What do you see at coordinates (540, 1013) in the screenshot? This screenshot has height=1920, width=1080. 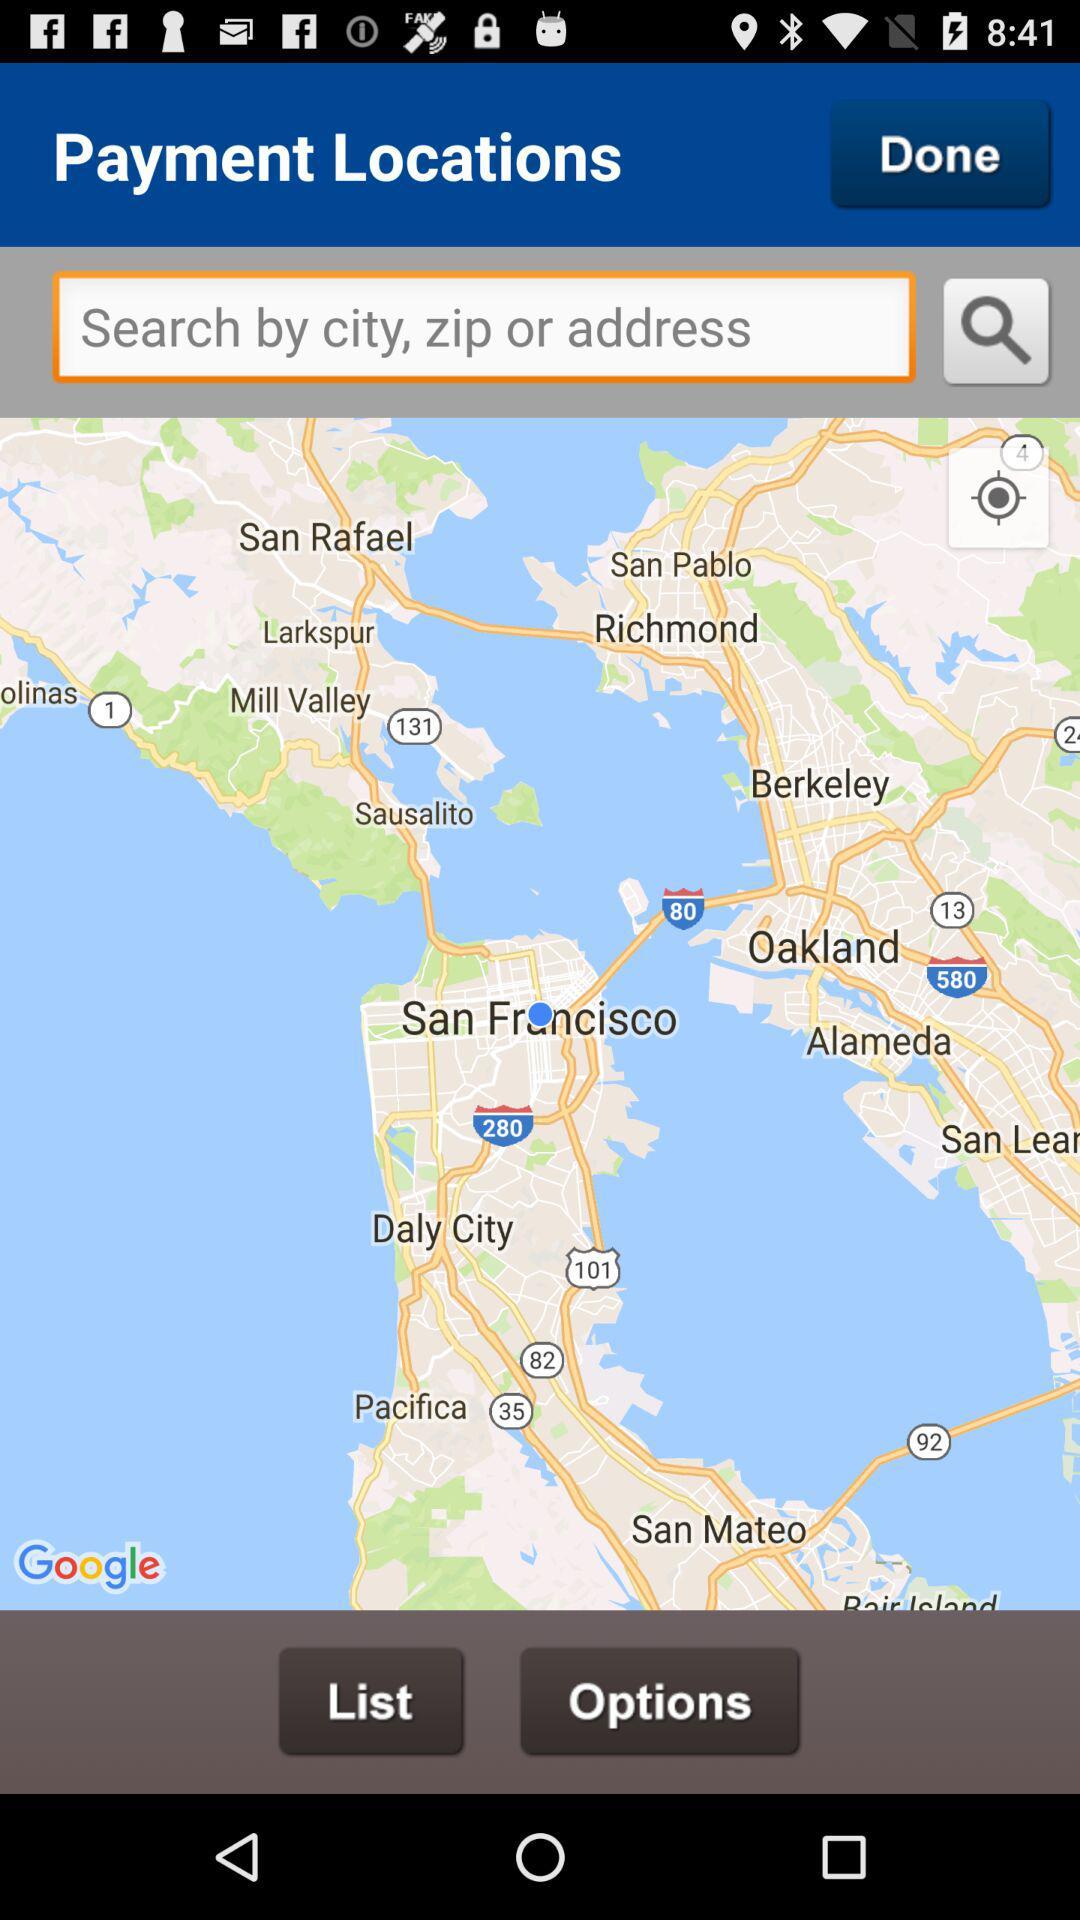 I see `icon at the center` at bounding box center [540, 1013].